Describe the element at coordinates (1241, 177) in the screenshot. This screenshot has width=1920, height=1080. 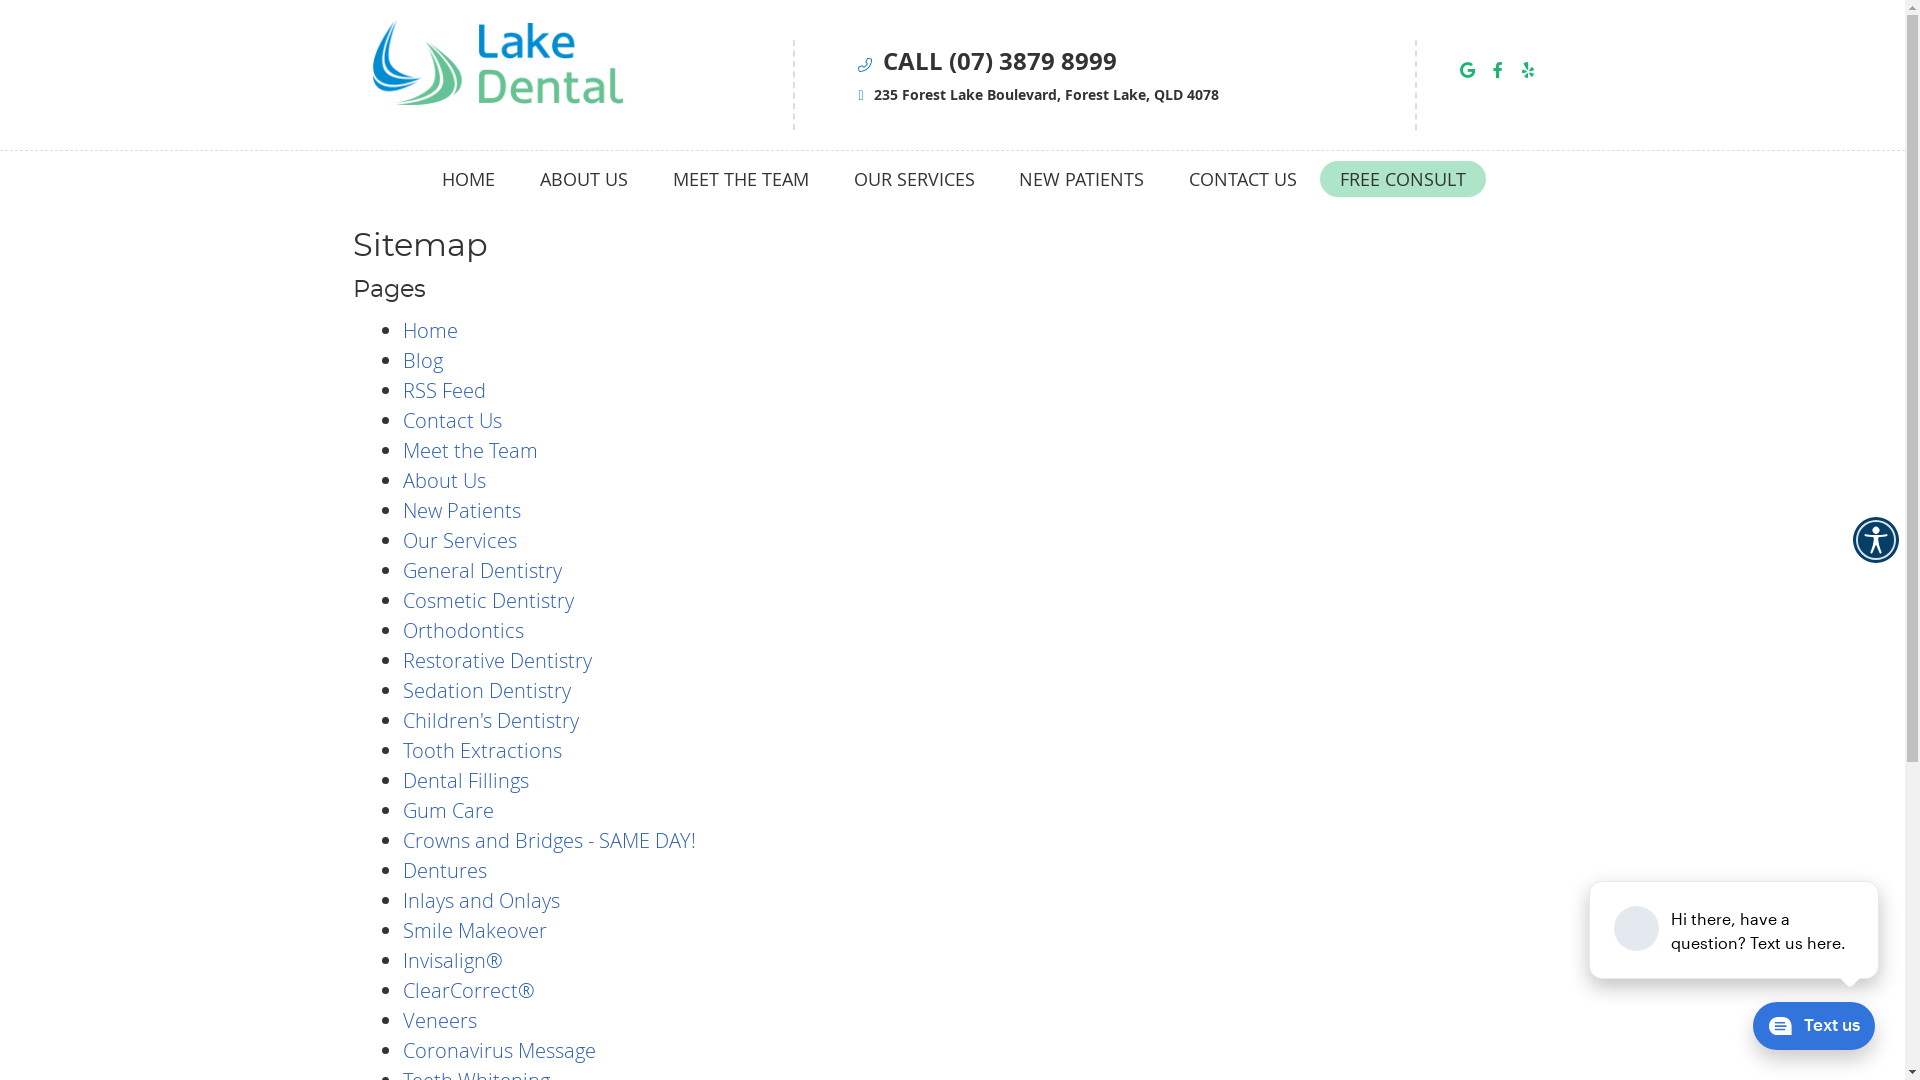
I see `'CONTACT US'` at that location.